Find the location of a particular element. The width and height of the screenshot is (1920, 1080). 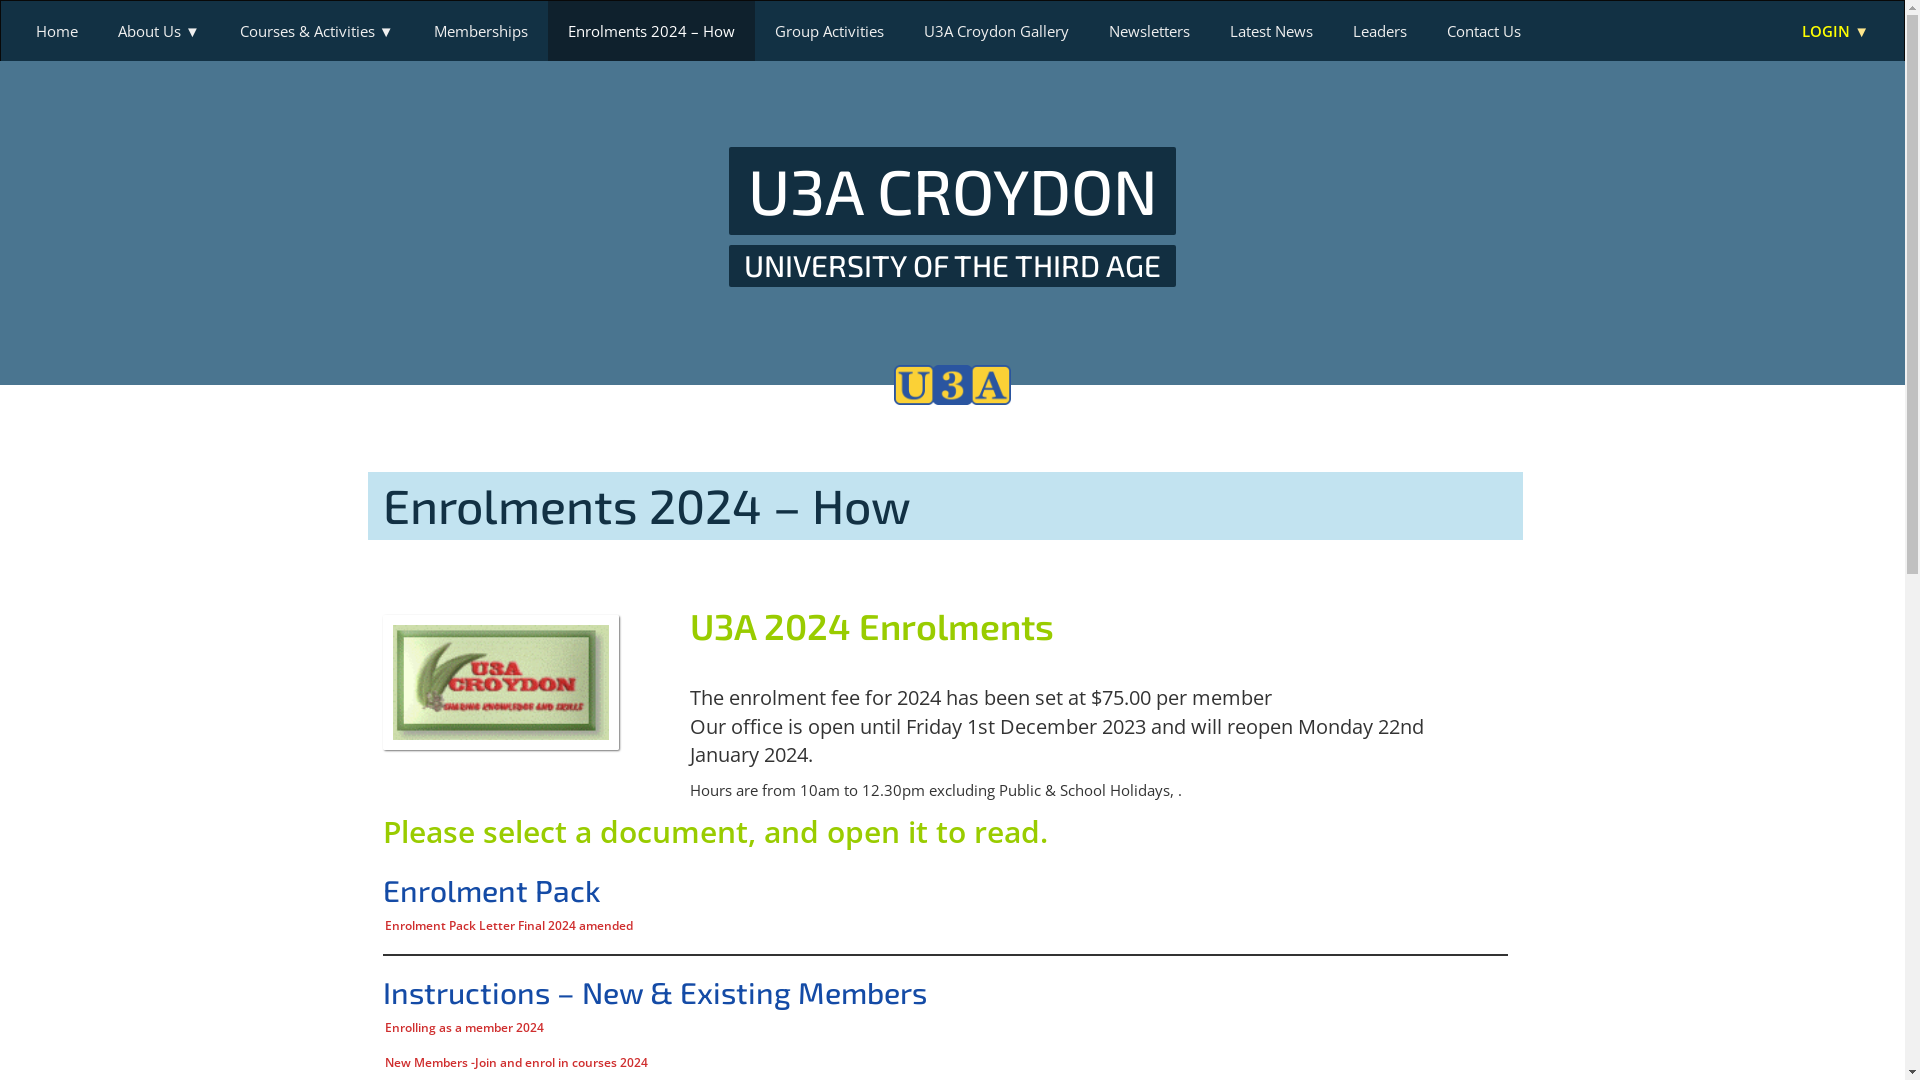

'Group Activities' is located at coordinates (753, 30).